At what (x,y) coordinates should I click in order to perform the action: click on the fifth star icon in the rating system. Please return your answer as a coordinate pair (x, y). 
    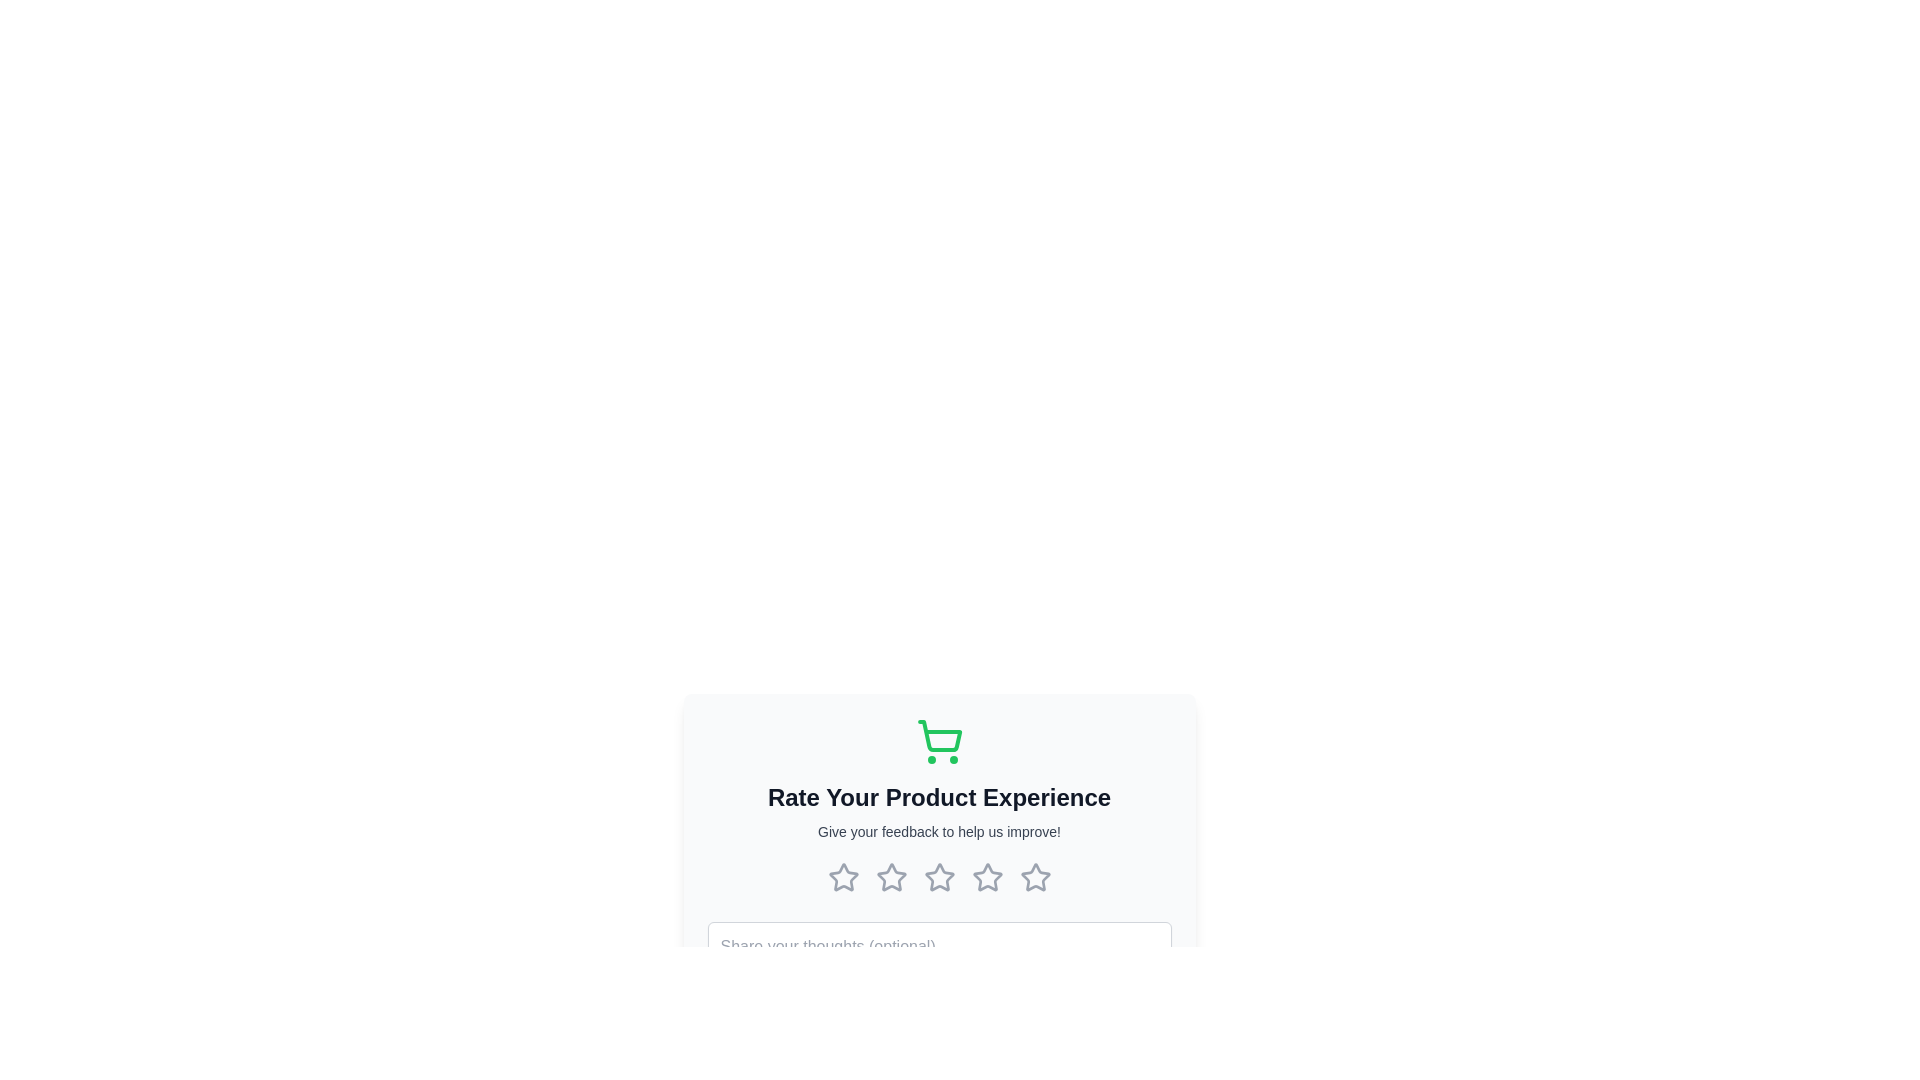
    Looking at the image, I should click on (1035, 876).